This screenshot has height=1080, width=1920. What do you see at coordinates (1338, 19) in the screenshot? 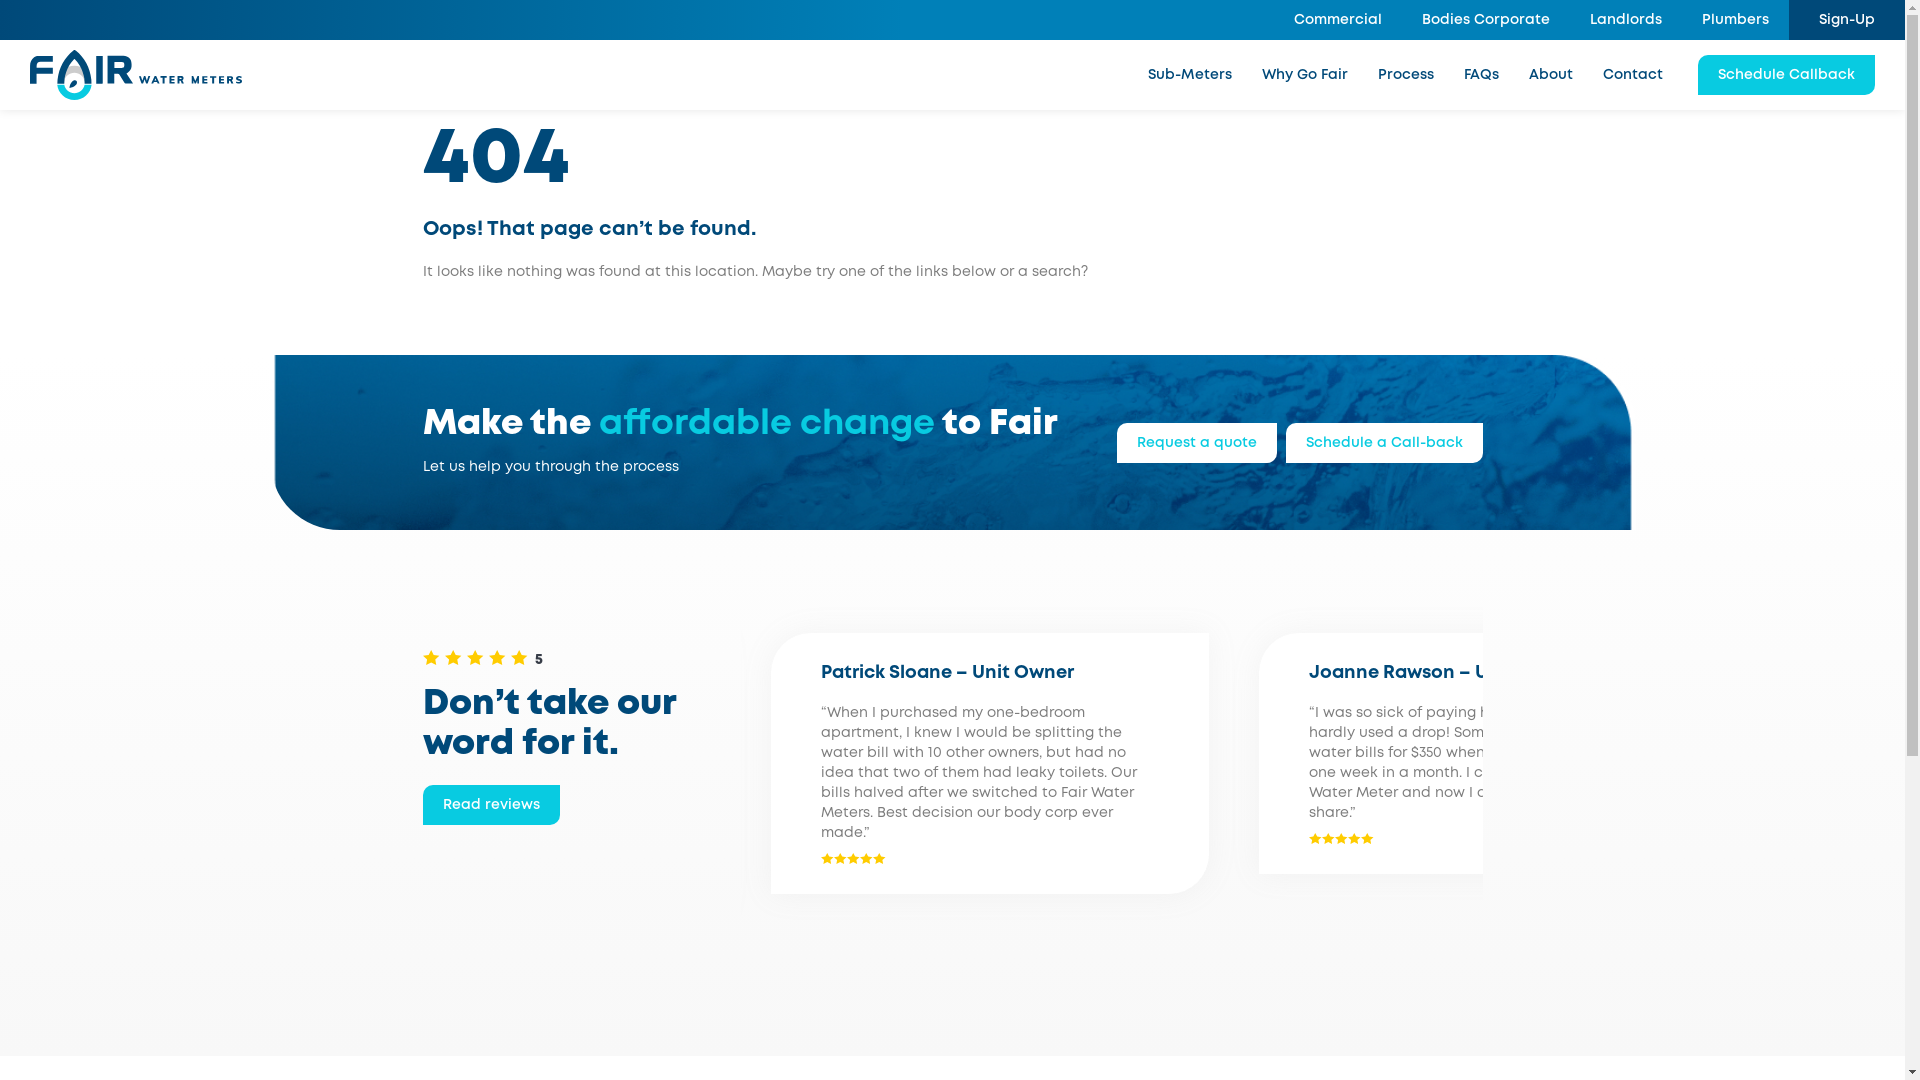
I see `'Commercial'` at bounding box center [1338, 19].